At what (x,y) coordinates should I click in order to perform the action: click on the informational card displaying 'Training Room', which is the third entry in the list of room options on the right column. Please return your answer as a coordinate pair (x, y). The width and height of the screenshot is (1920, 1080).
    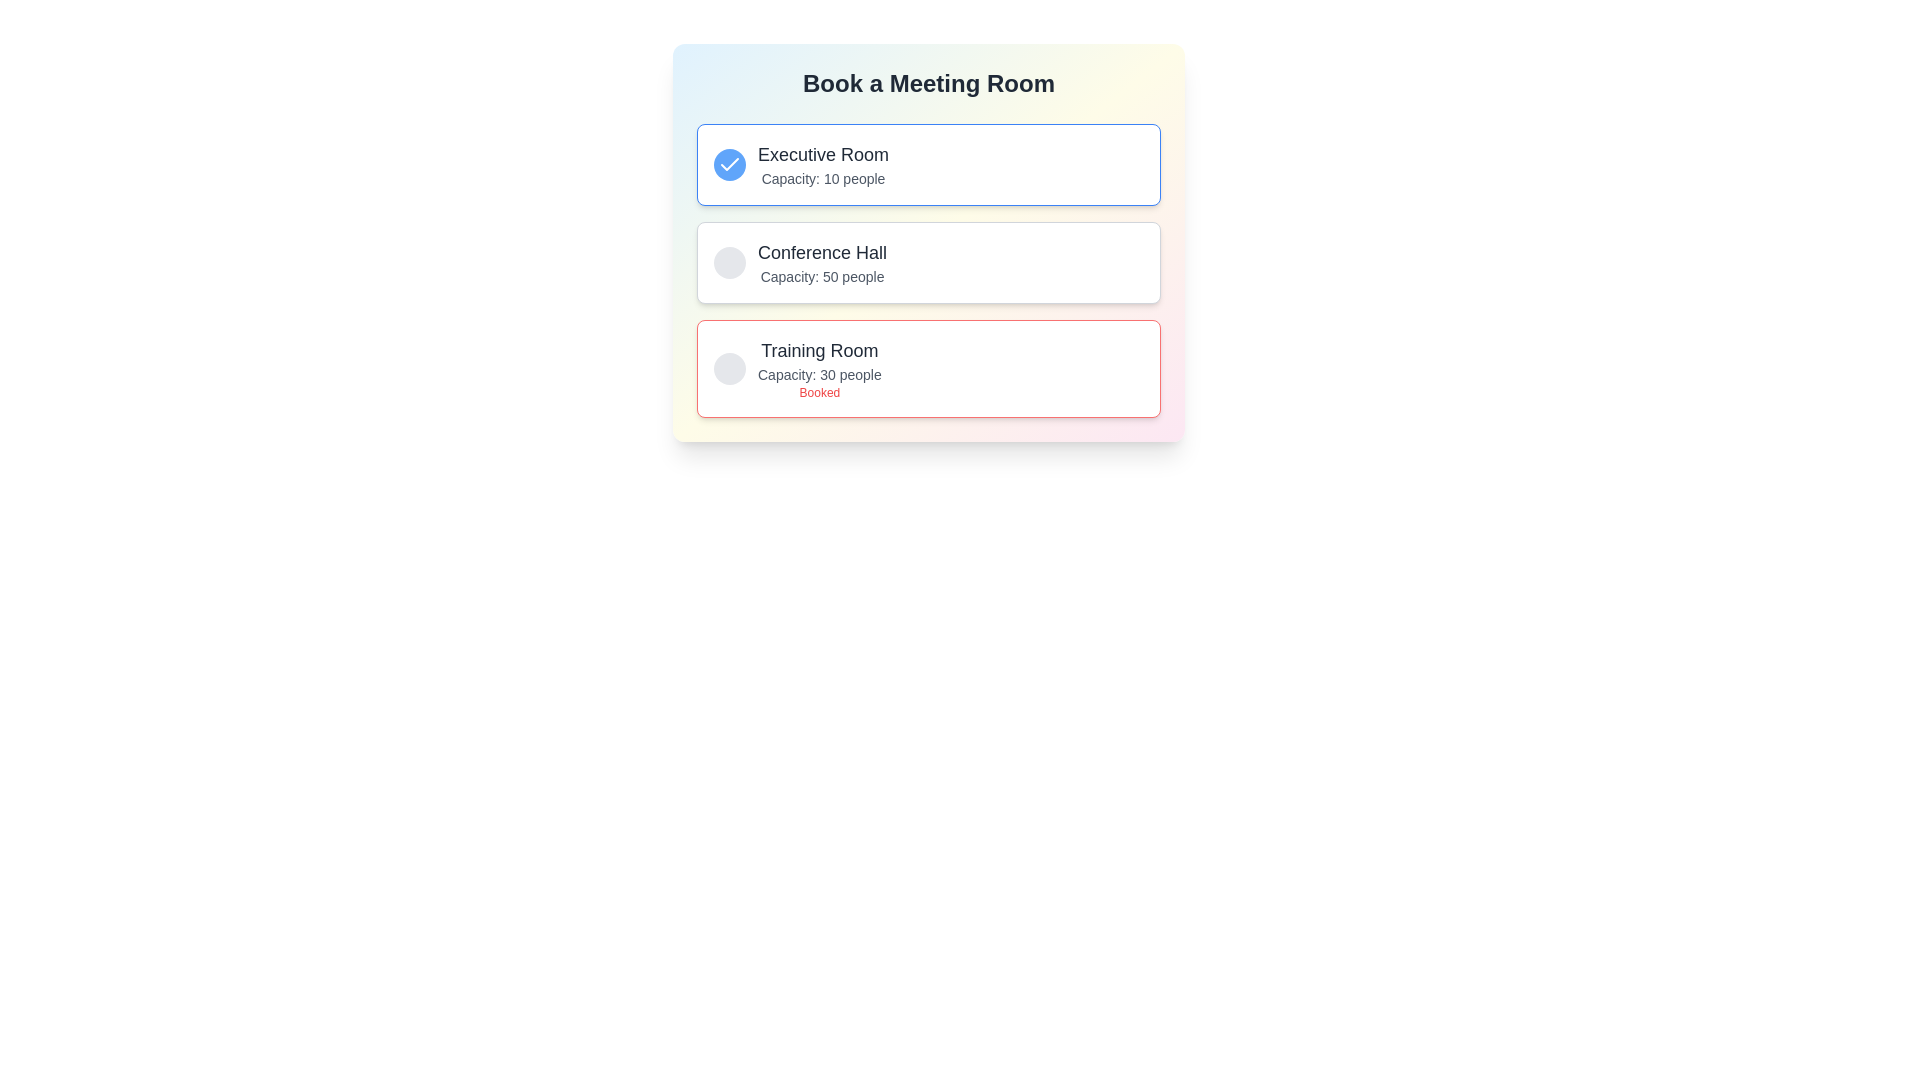
    Looking at the image, I should click on (796, 369).